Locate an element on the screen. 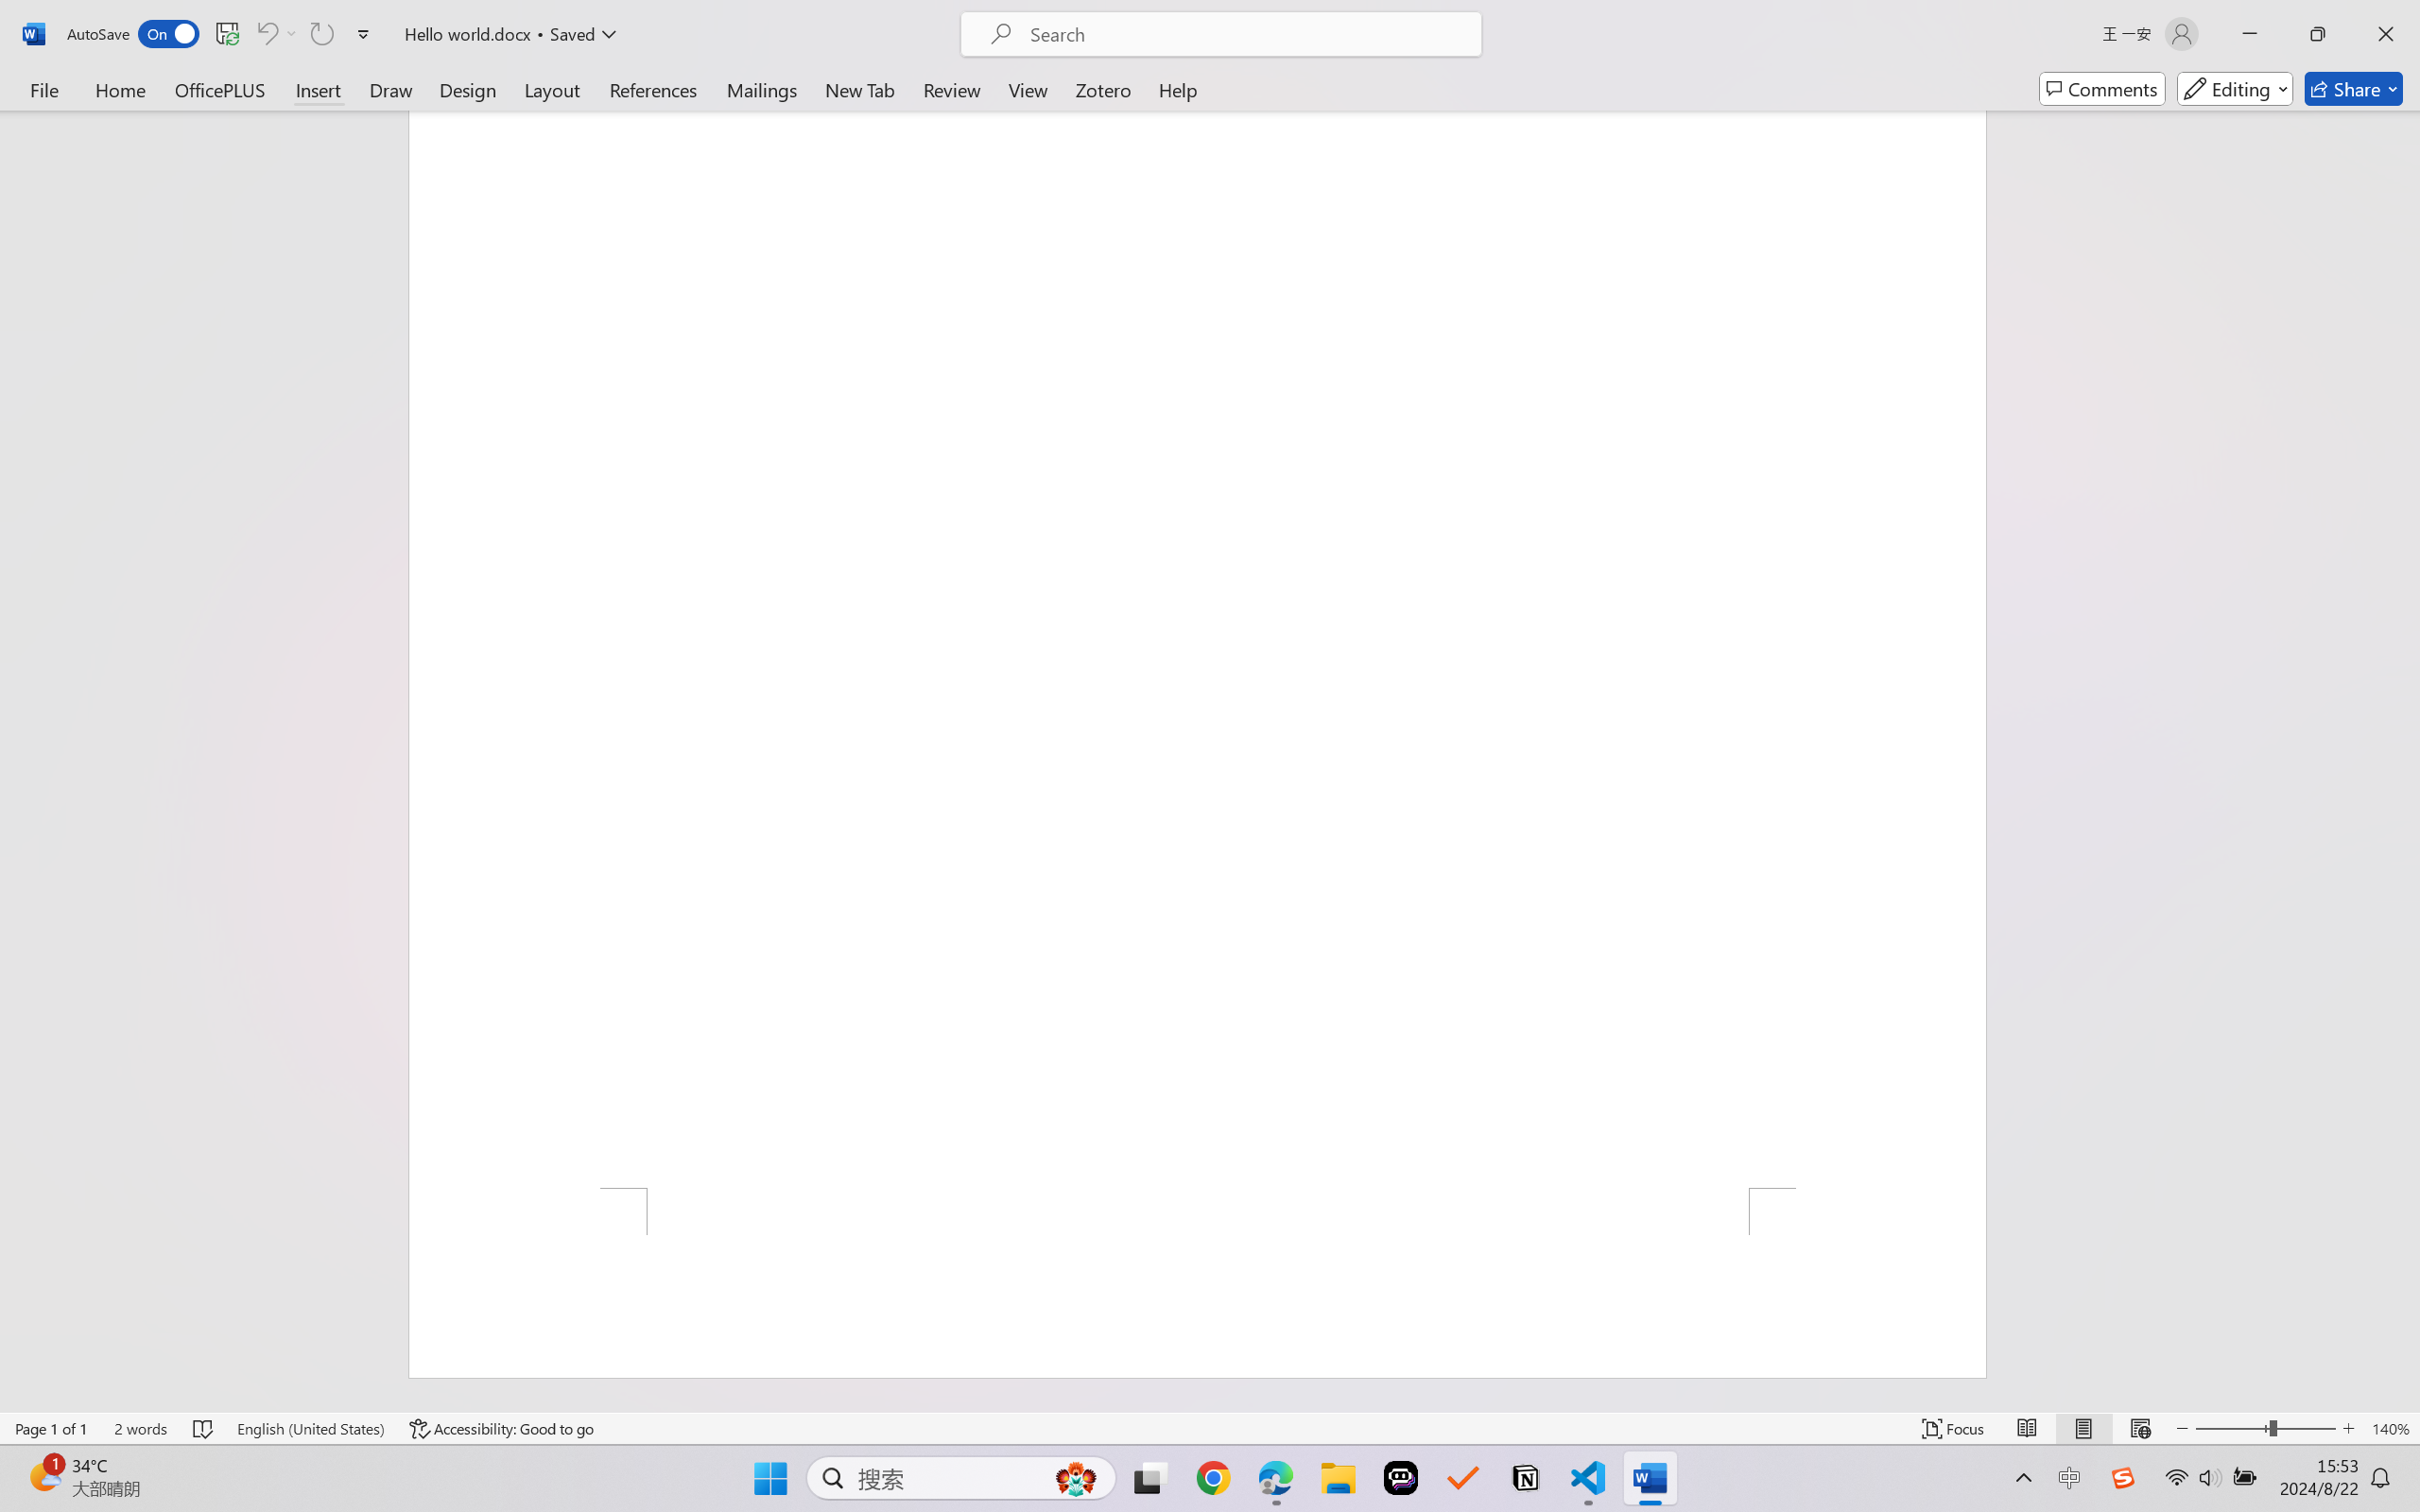 This screenshot has width=2420, height=1512. 'Close' is located at coordinates (2385, 33).